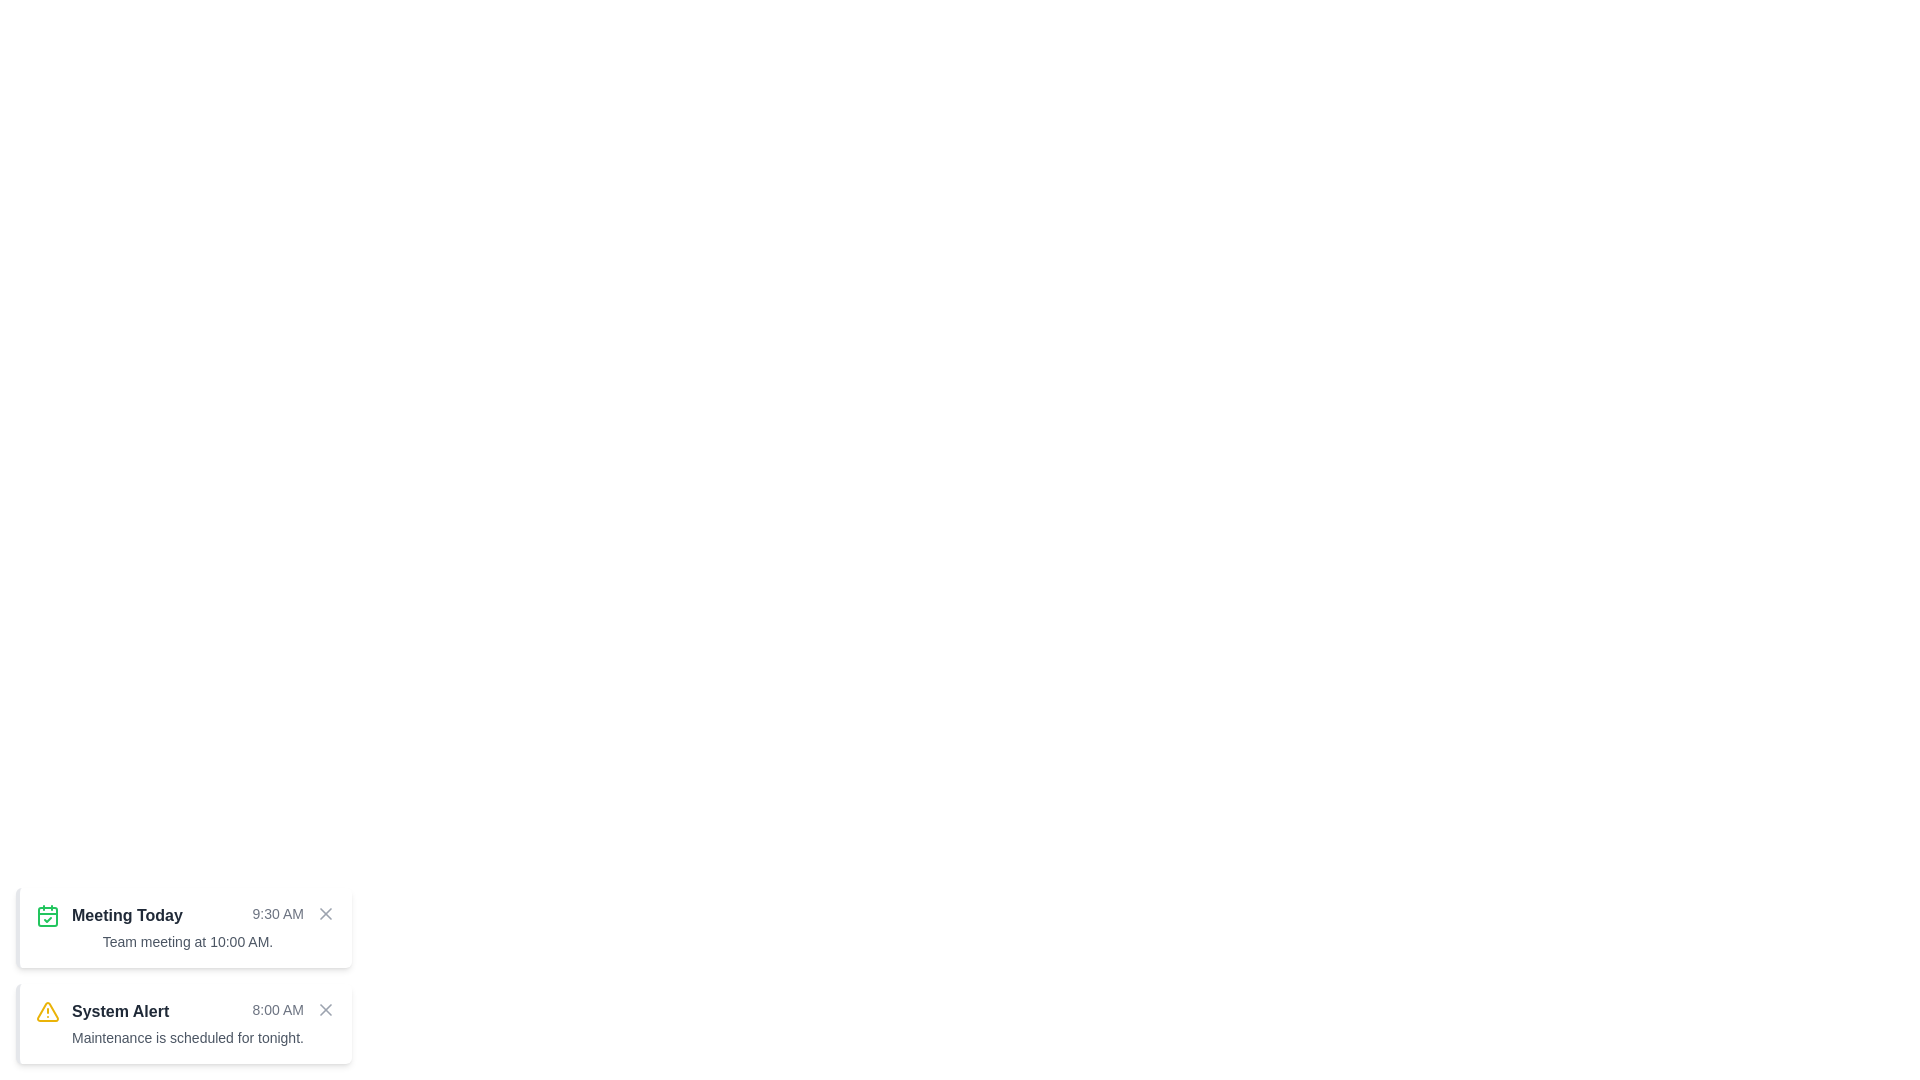  What do you see at coordinates (187, 1023) in the screenshot?
I see `information presented in the 'System Alert' notification card, which includes the timestamp '8:00 AM' and the message 'Maintenance is scheduled for tonight.'` at bounding box center [187, 1023].